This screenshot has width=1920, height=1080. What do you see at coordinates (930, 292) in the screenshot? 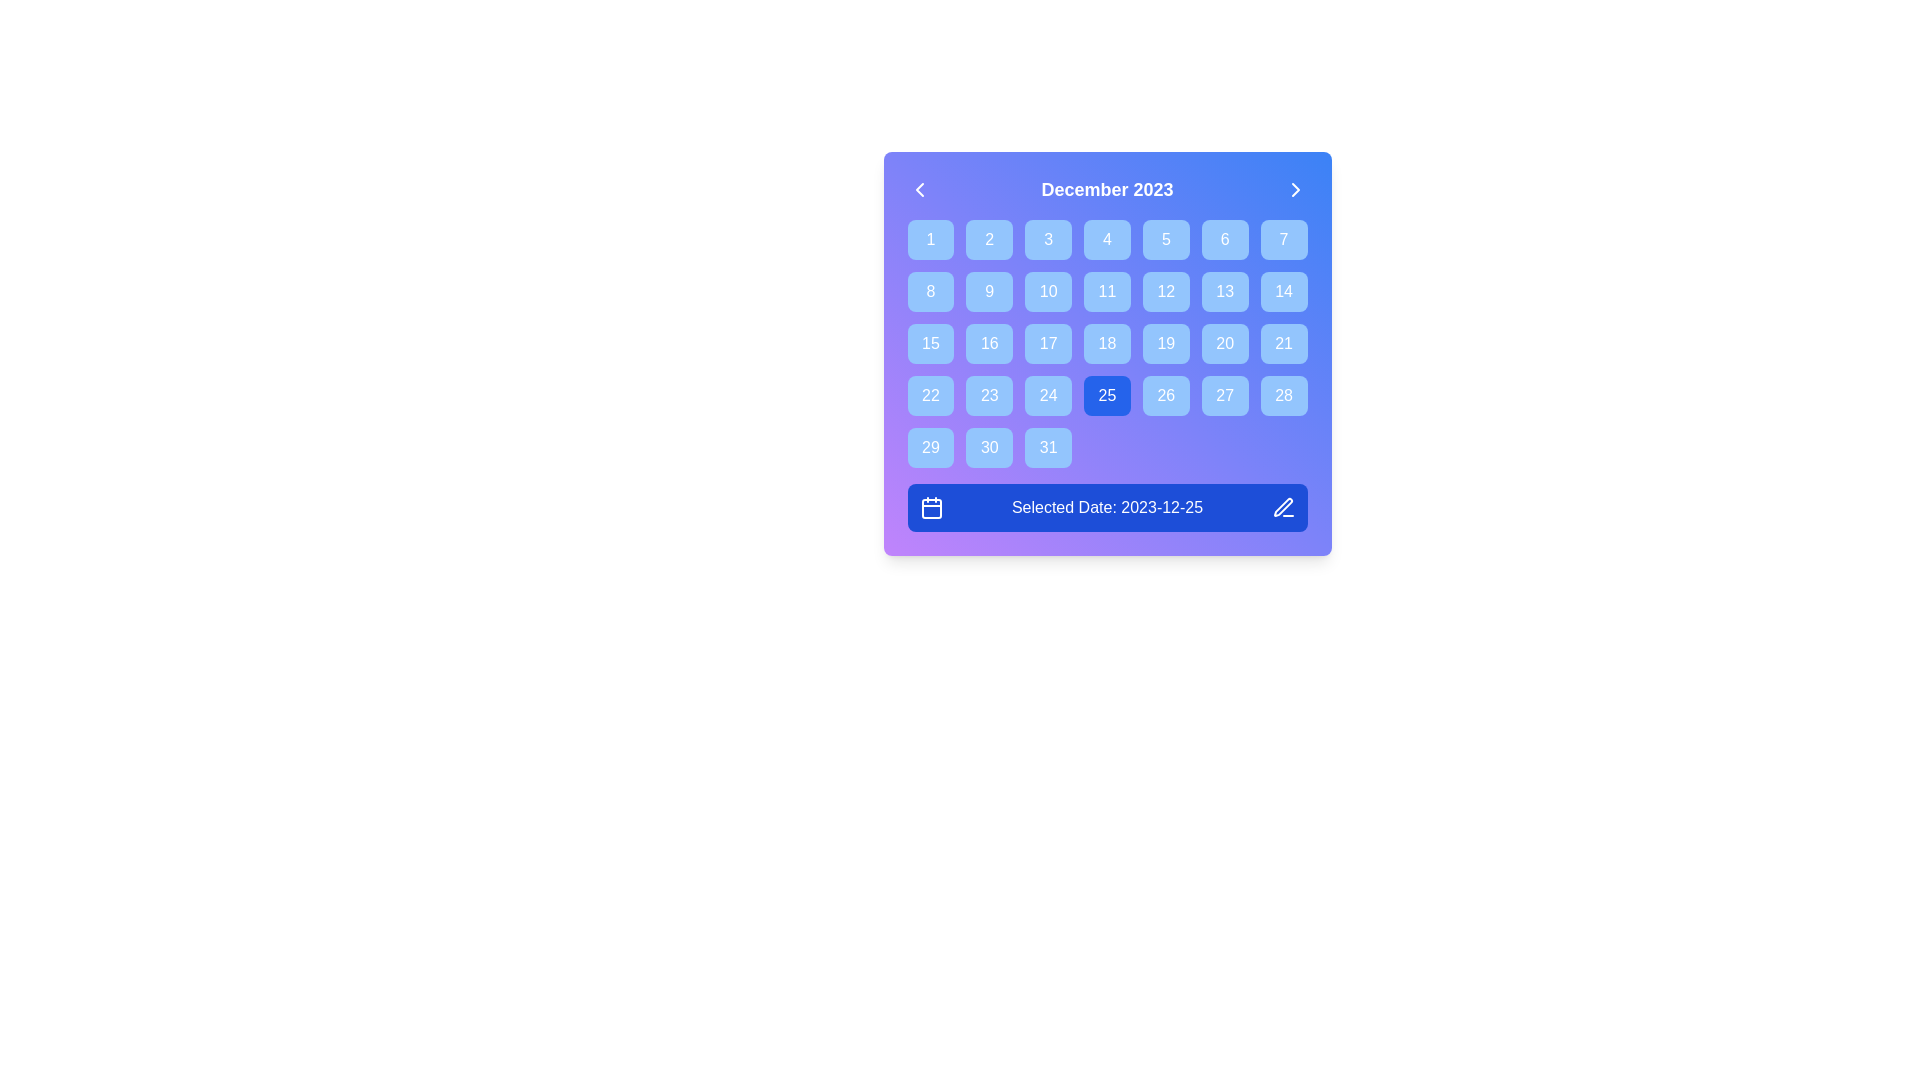
I see `the Calendar Day Button representing the day '8' in the calendar's date selection grid` at bounding box center [930, 292].